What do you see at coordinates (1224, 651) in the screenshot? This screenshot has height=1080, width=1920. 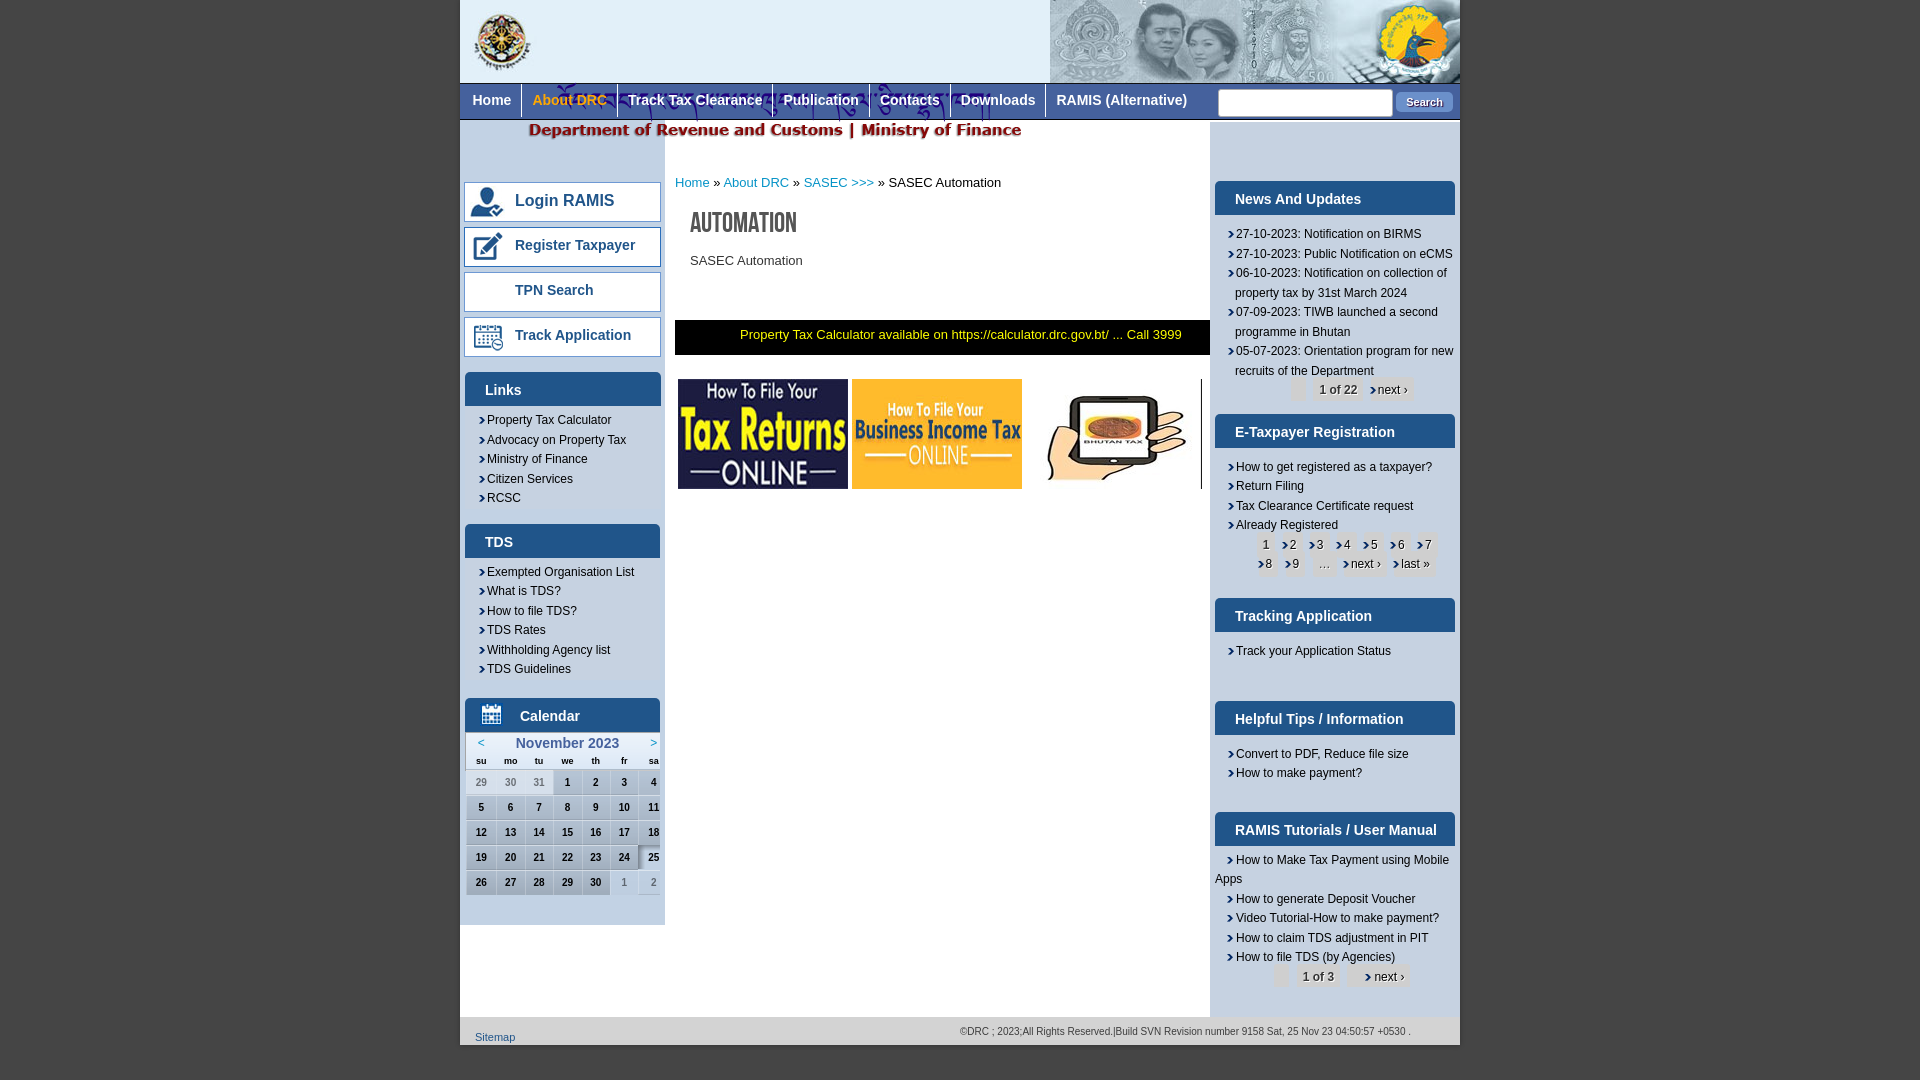 I see `'Track your Application Status'` at bounding box center [1224, 651].